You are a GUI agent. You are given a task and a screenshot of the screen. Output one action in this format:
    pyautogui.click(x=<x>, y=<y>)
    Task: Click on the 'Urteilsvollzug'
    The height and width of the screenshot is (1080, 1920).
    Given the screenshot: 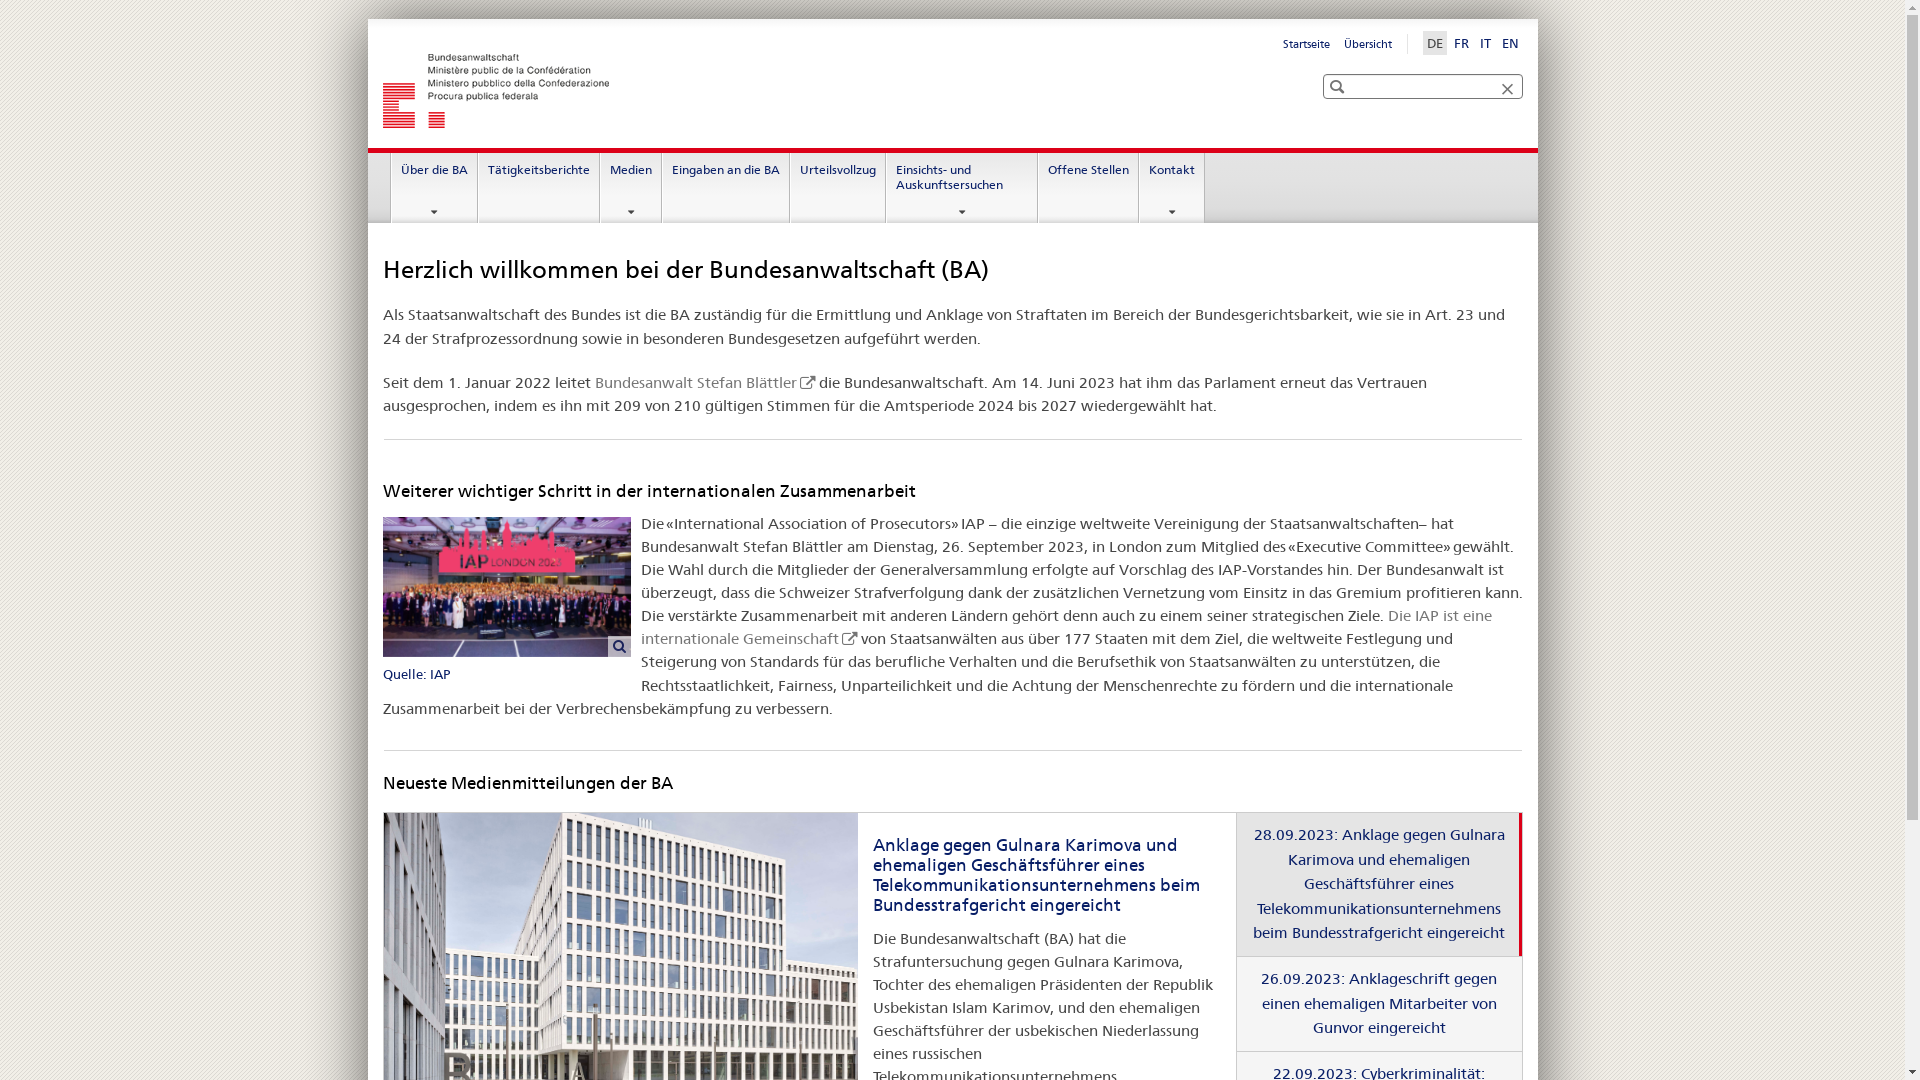 What is the action you would take?
    pyautogui.click(x=790, y=188)
    